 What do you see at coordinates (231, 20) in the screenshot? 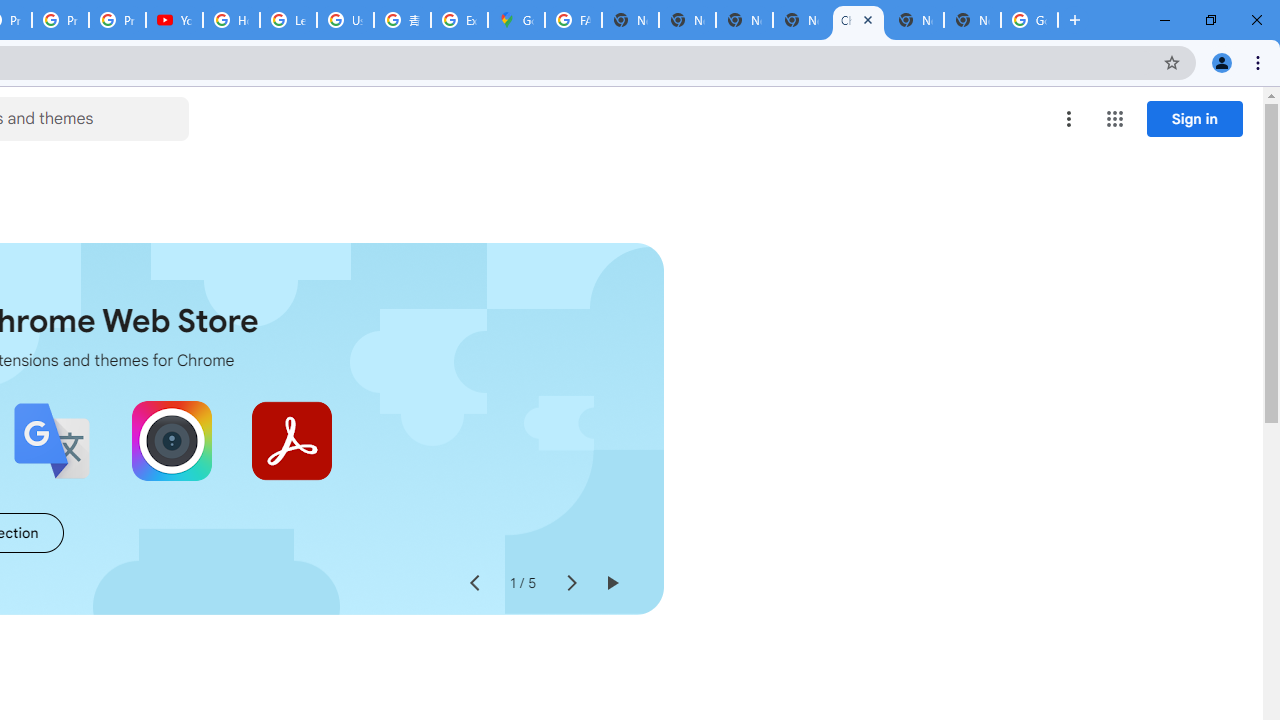
I see `'How Chrome protects your passwords - Google Chrome Help'` at bounding box center [231, 20].